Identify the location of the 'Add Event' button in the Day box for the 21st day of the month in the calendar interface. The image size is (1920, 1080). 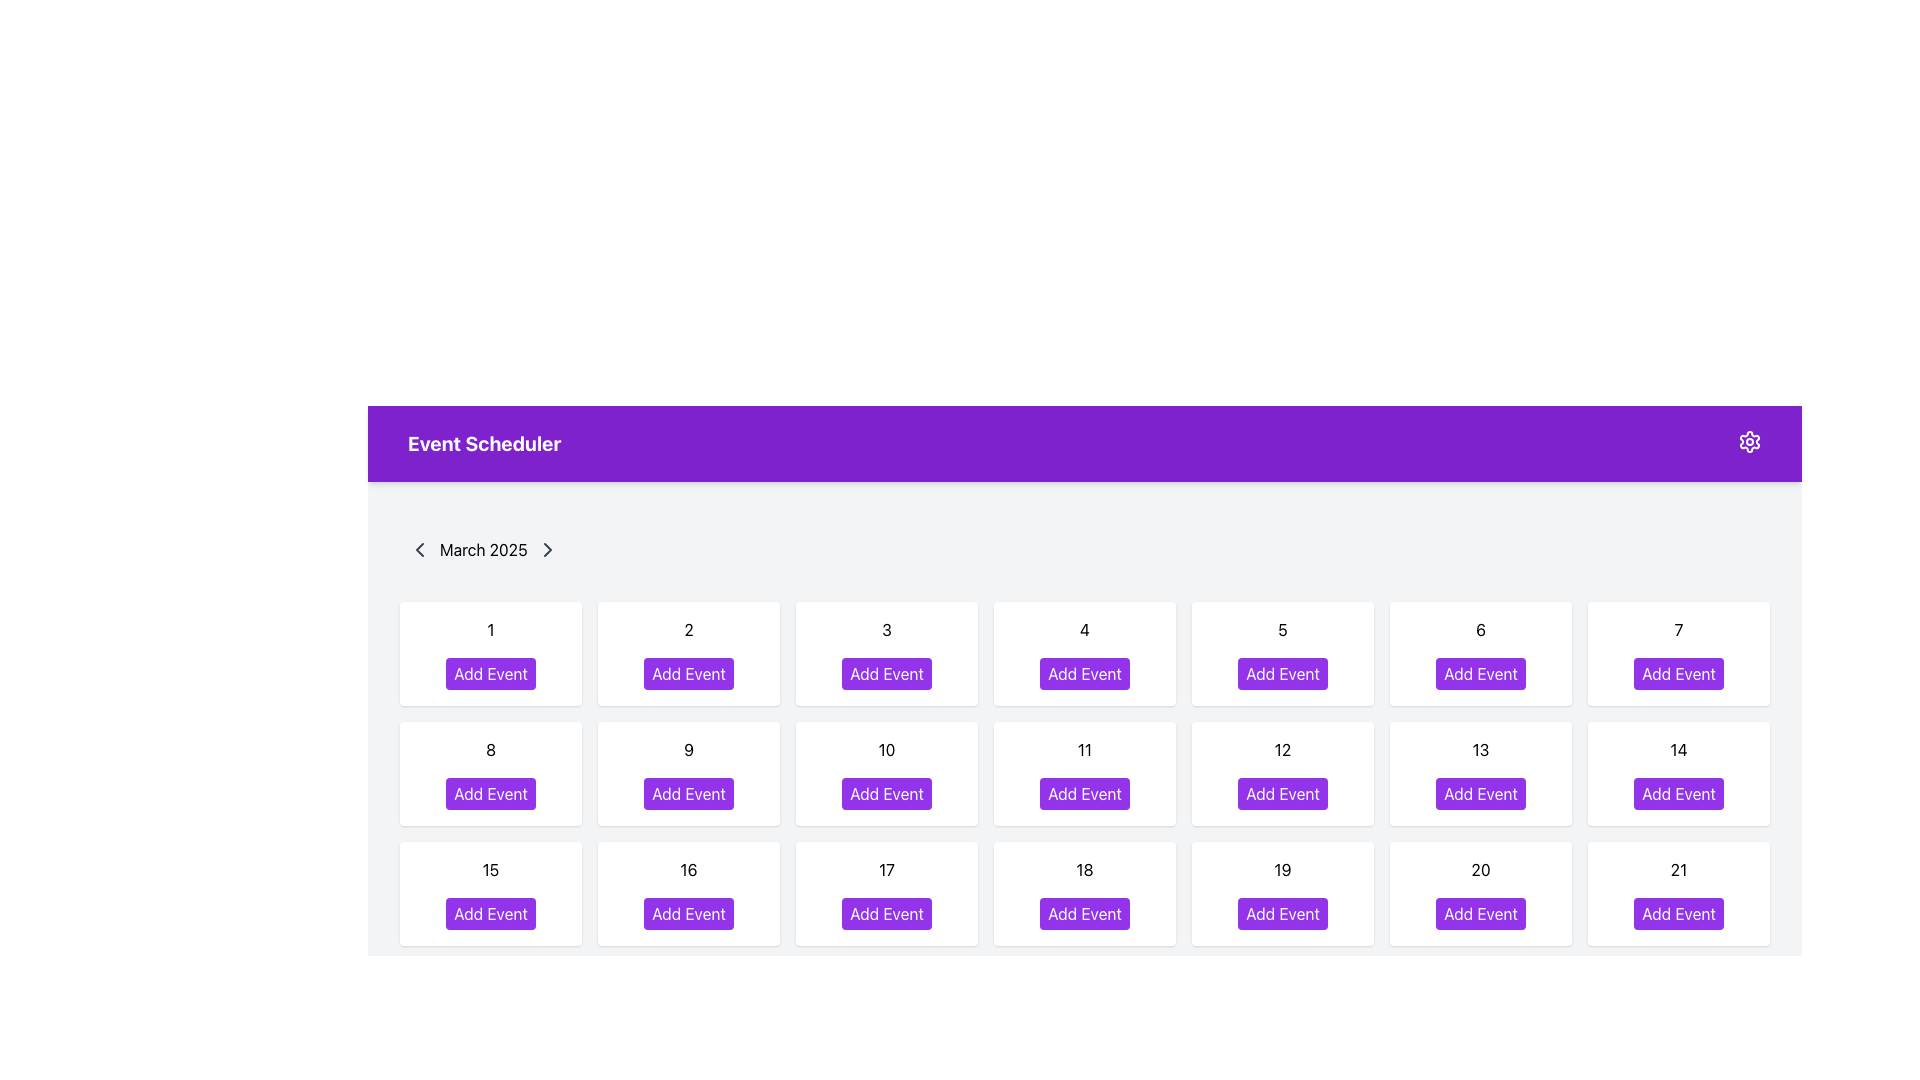
(1679, 893).